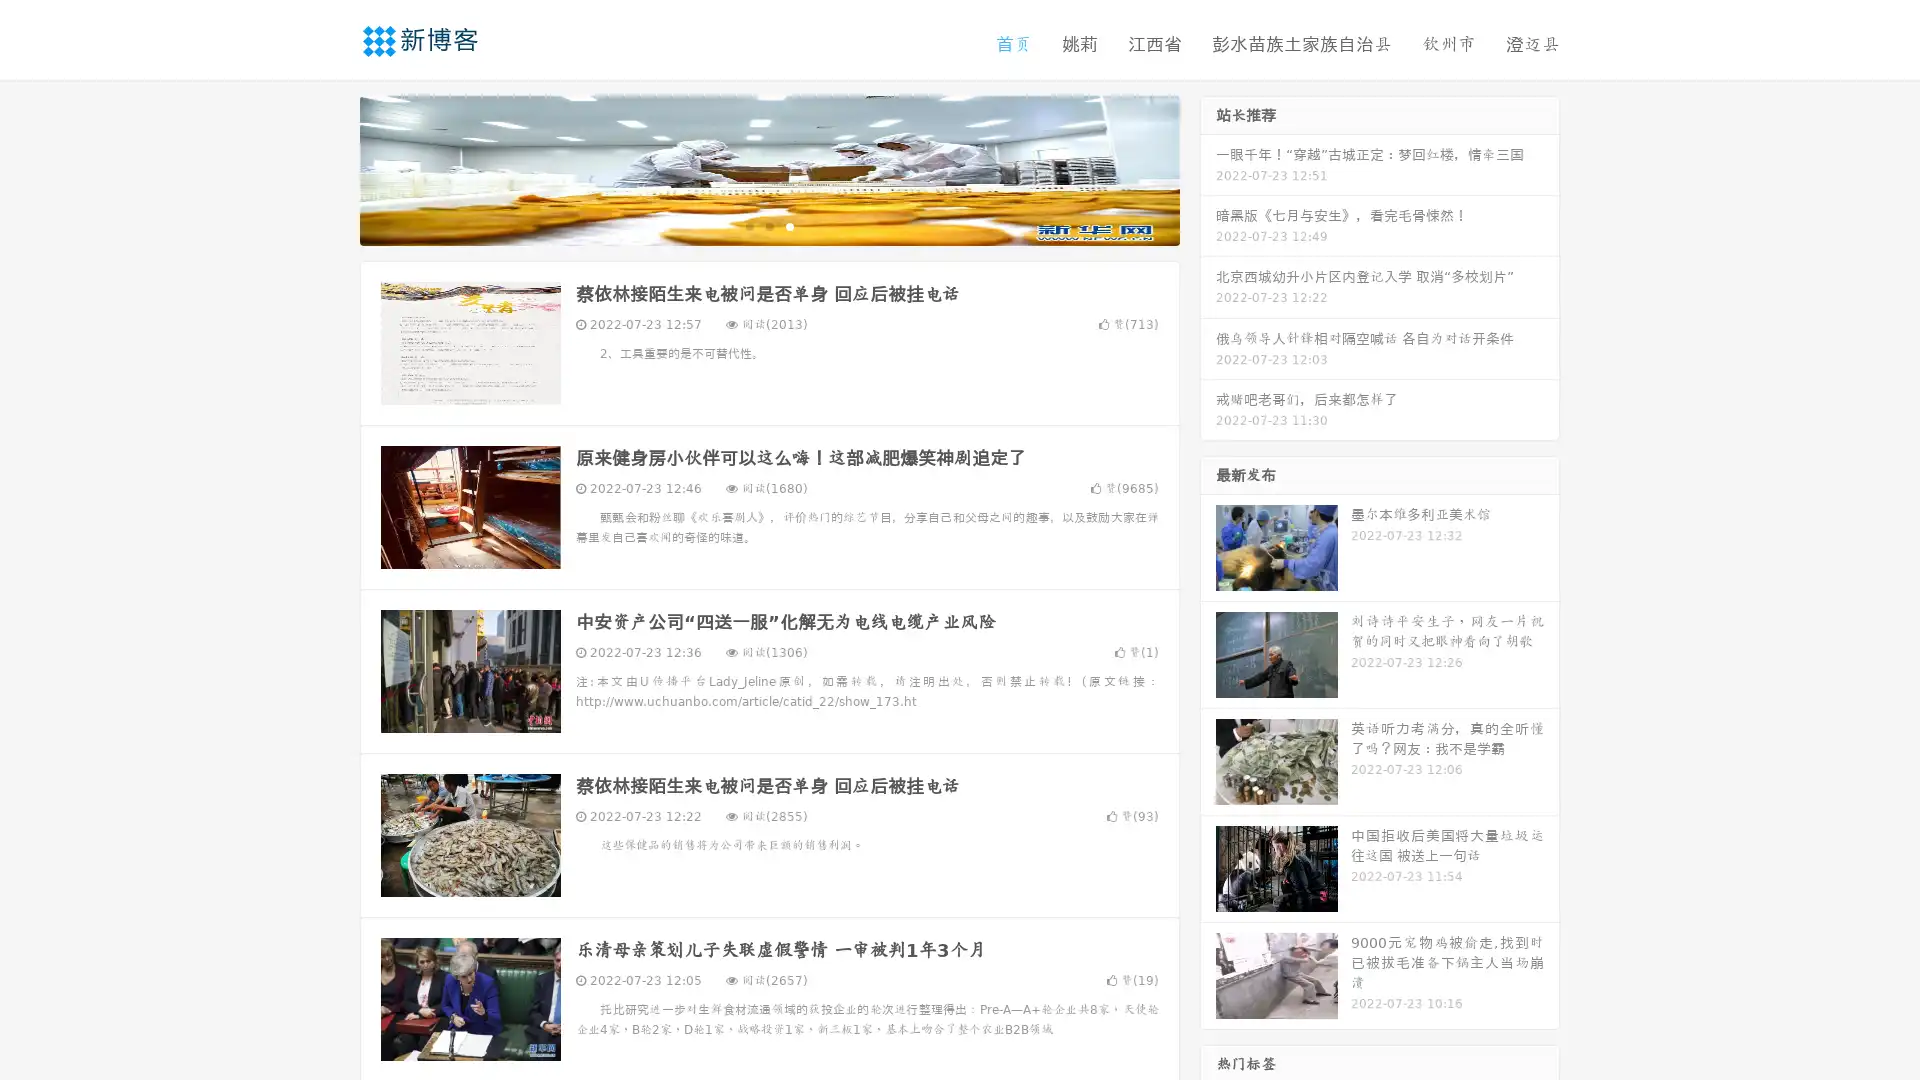  Describe the element at coordinates (789, 225) in the screenshot. I see `Go to slide 3` at that location.